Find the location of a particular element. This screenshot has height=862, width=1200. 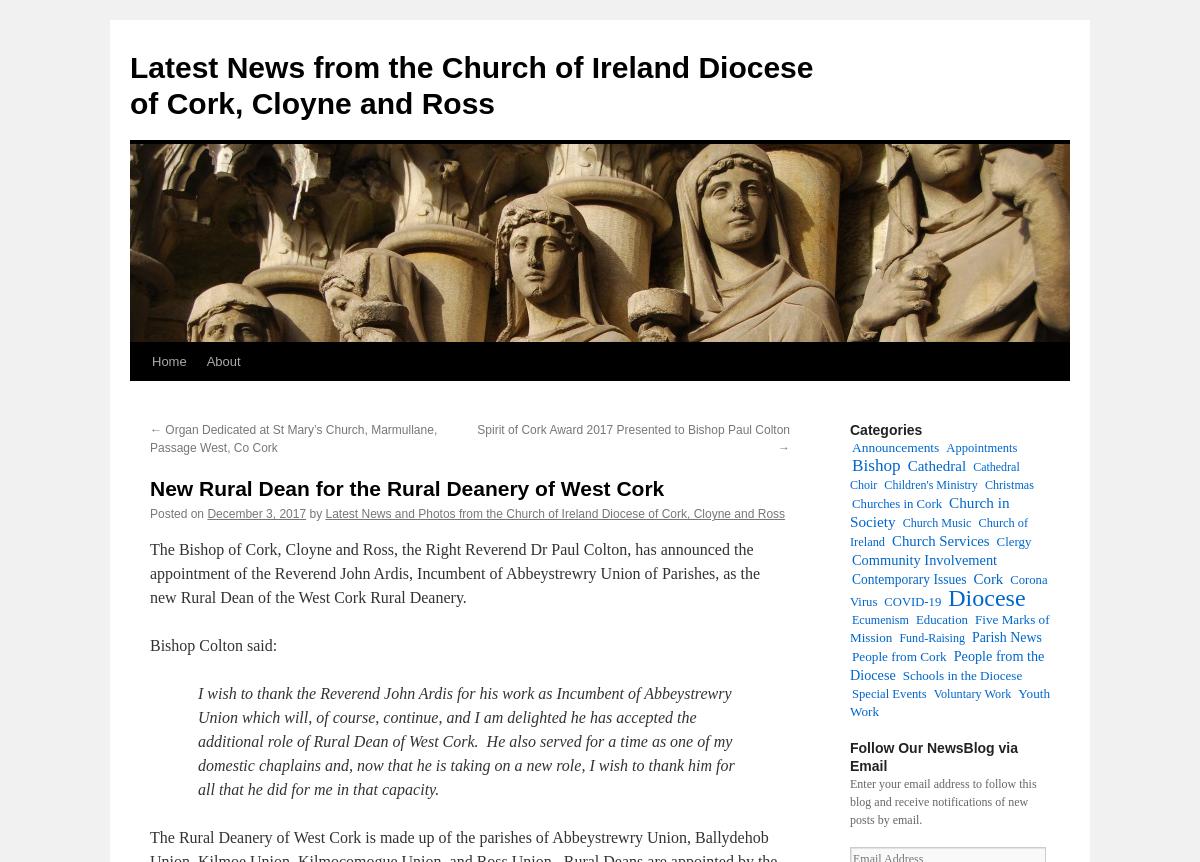

'Spirit of Cork Award 2017 Presented to Bishop Paul Colton' is located at coordinates (633, 428).